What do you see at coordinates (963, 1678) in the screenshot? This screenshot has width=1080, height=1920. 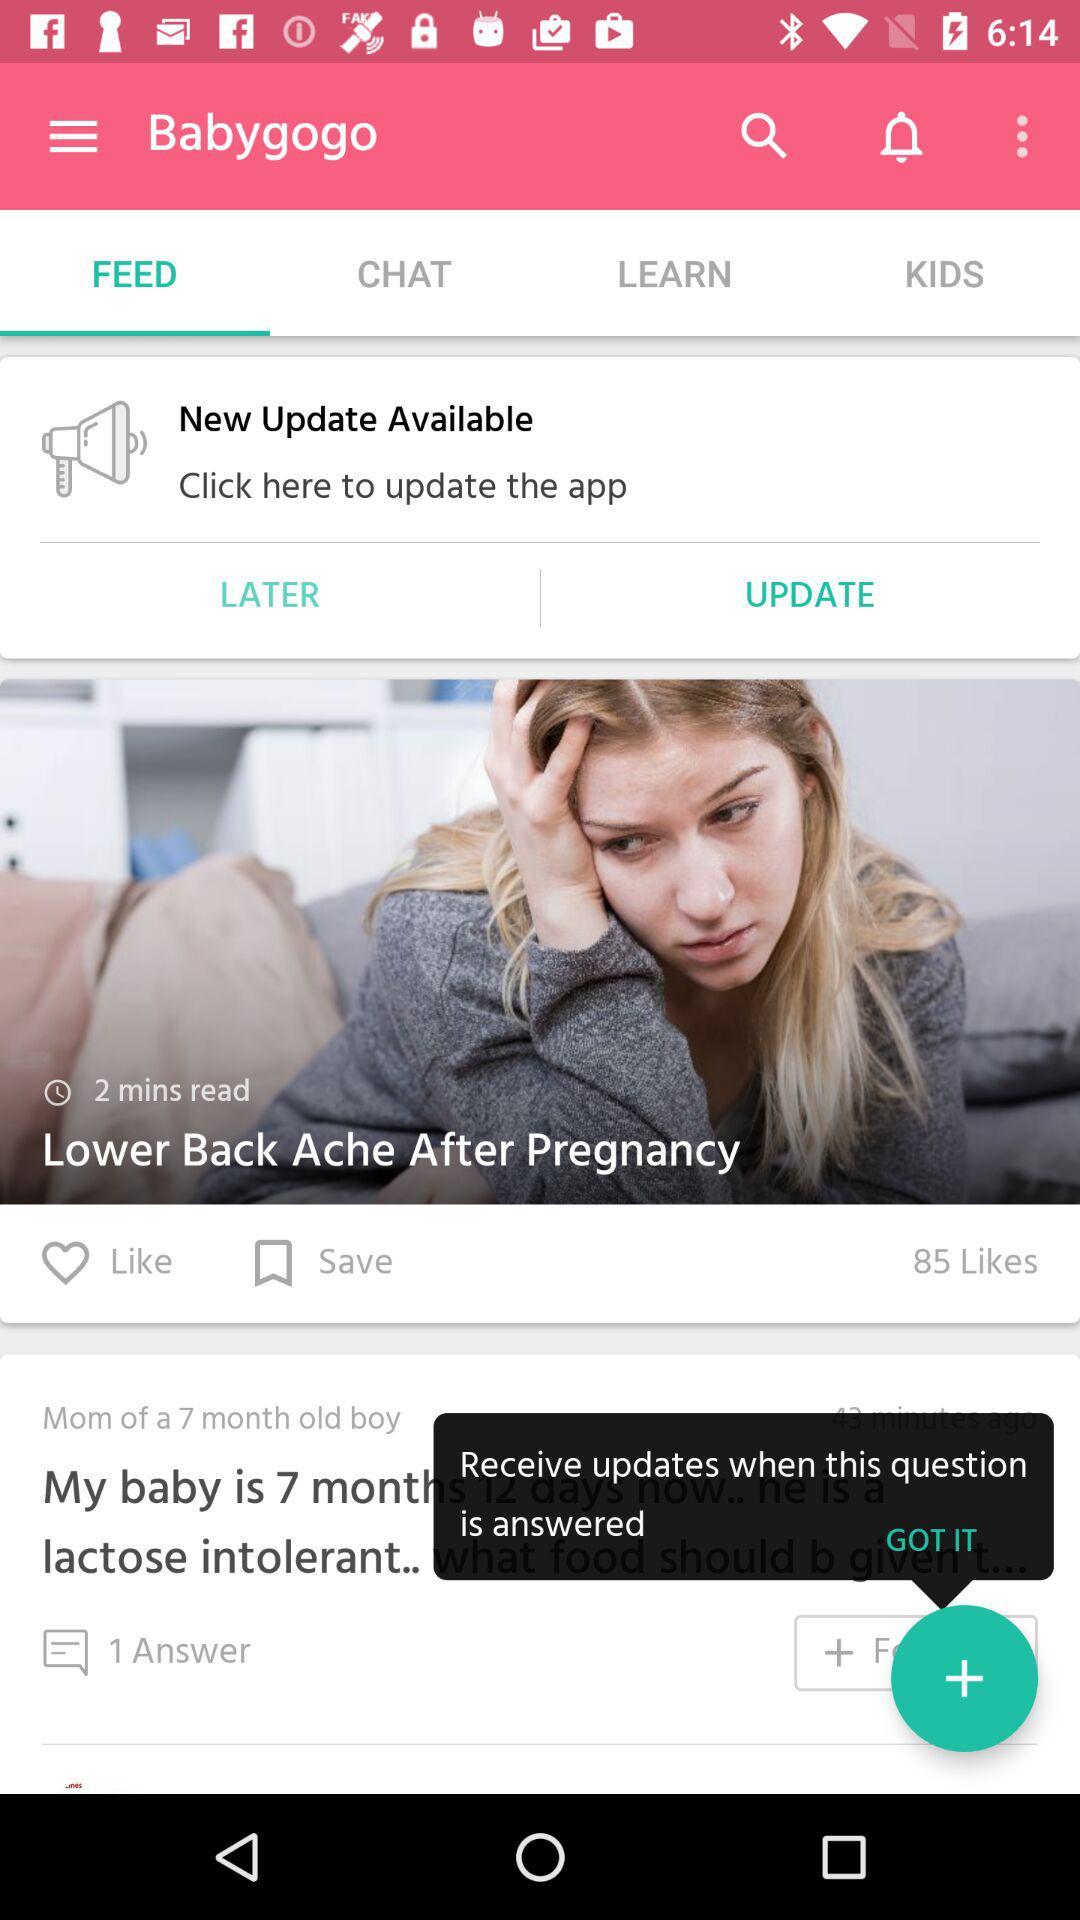 I see `the add icon` at bounding box center [963, 1678].